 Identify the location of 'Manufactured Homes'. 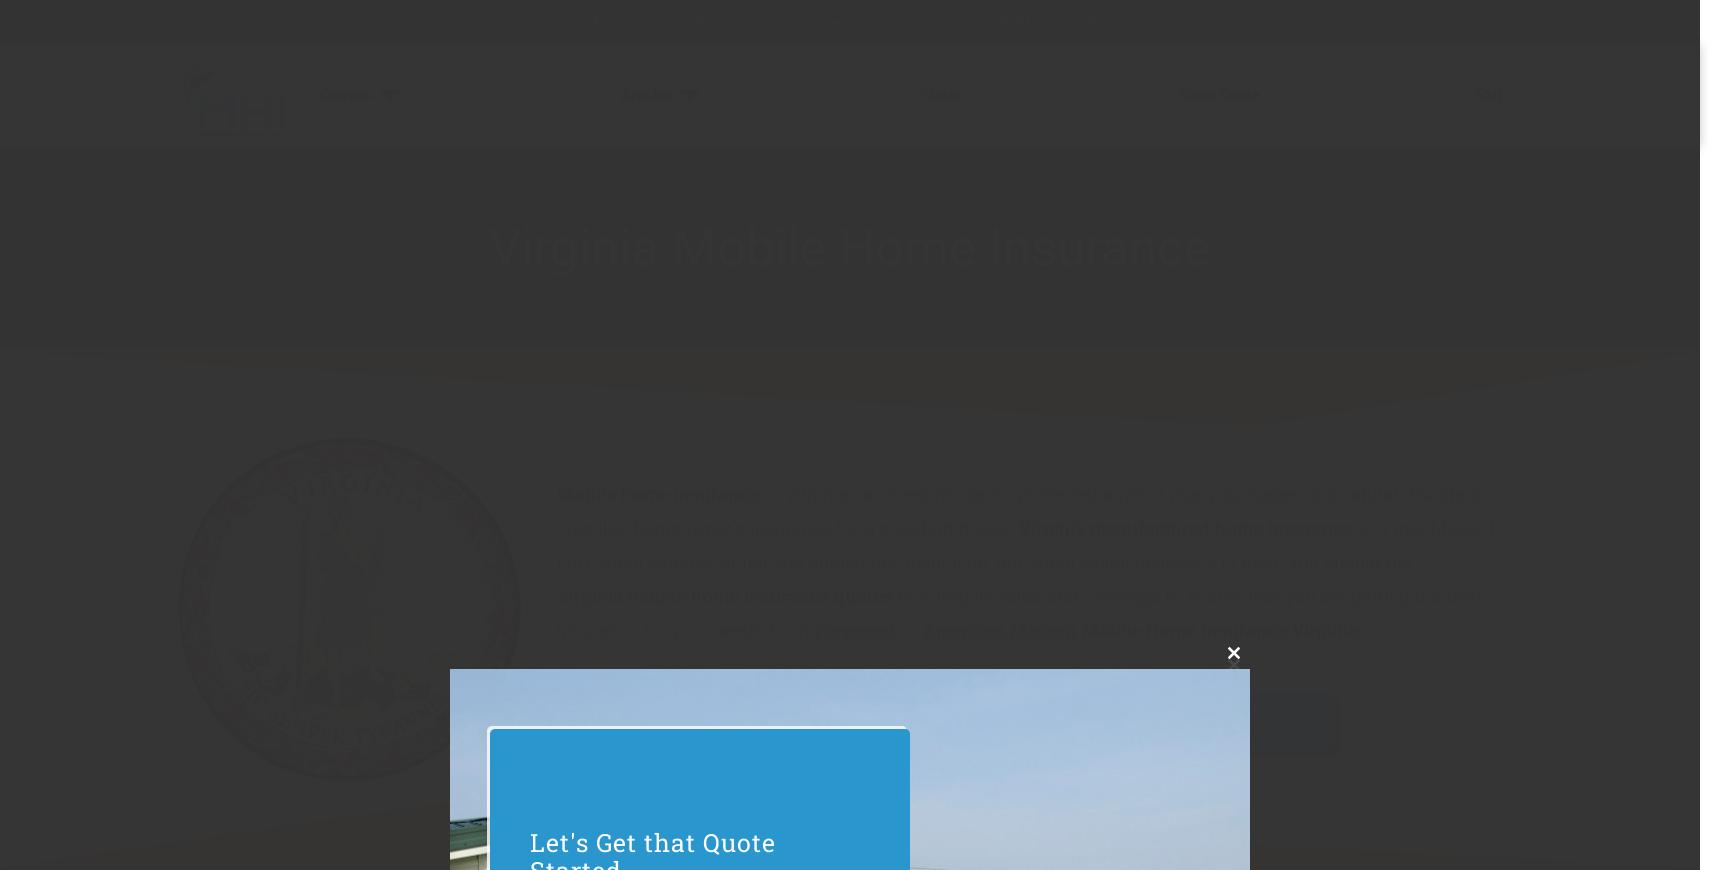
(745, 170).